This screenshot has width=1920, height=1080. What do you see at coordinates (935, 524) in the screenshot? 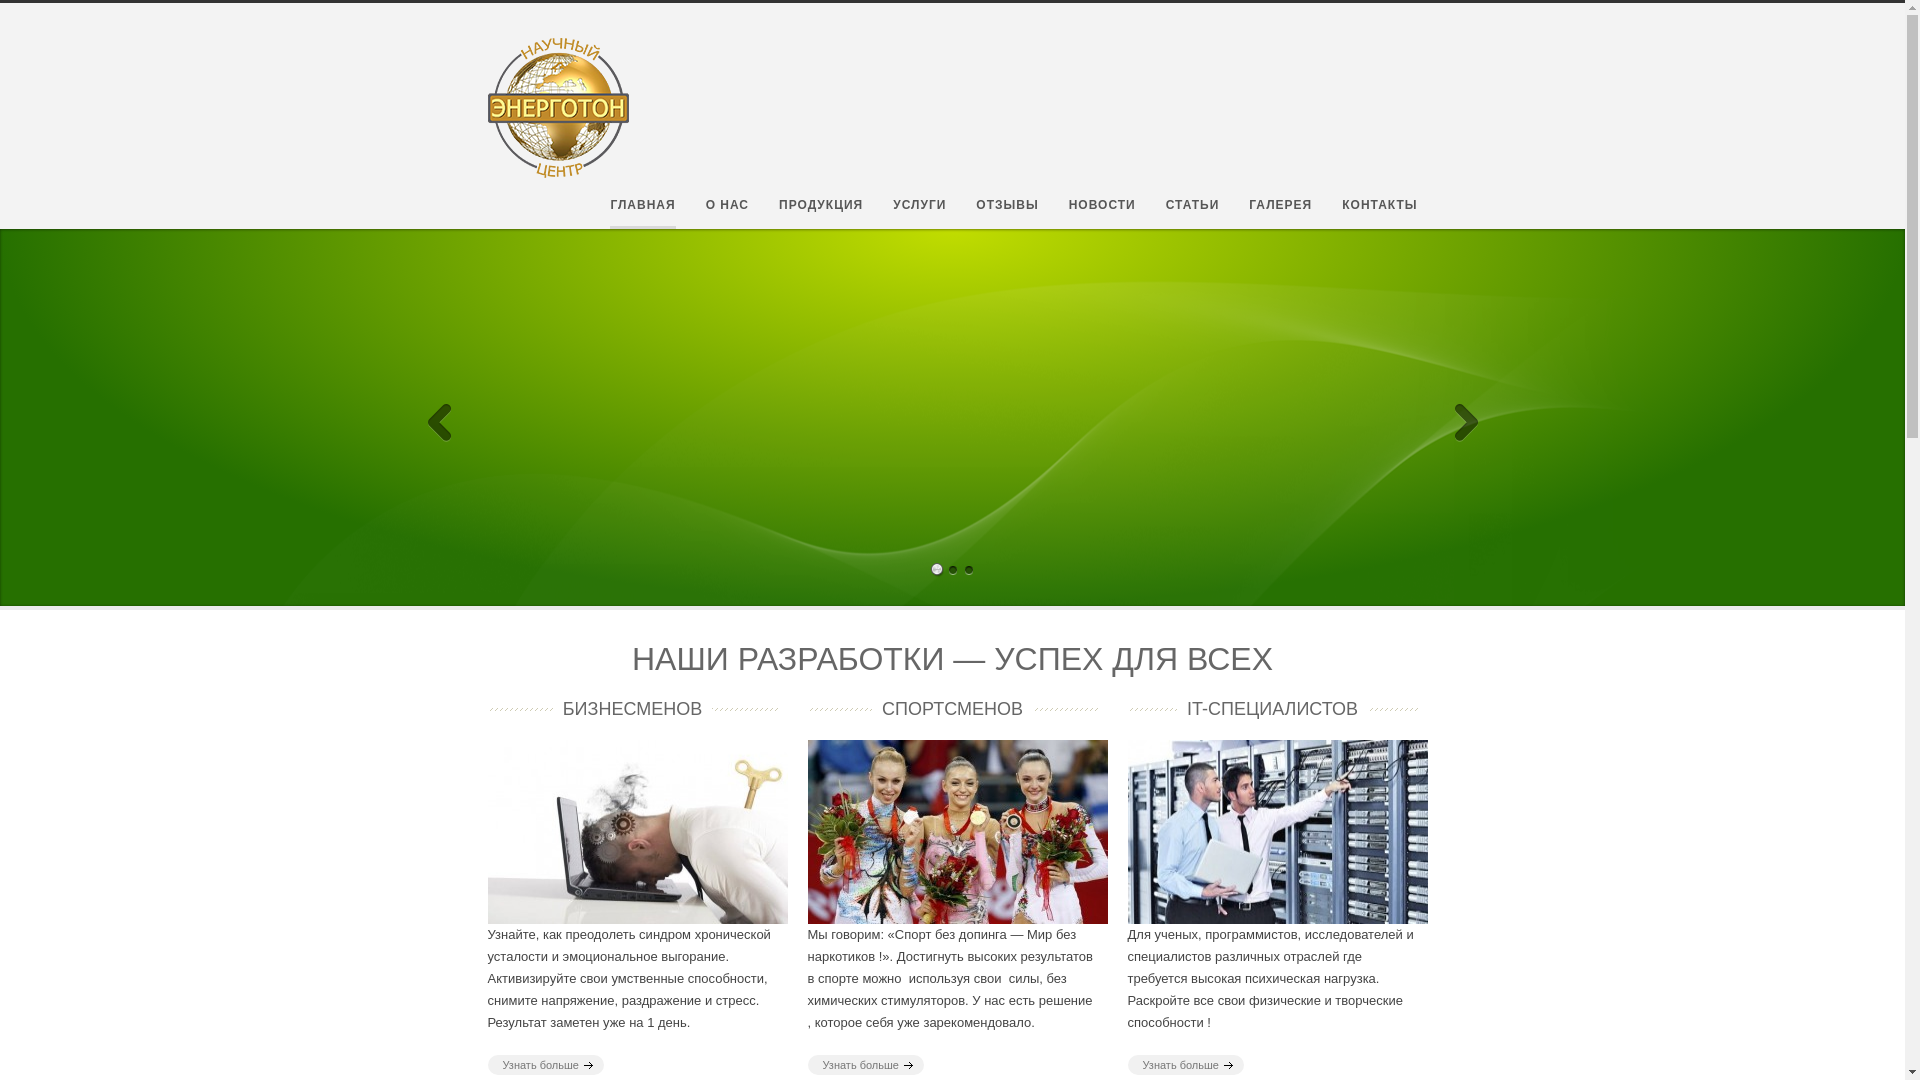
I see `'1'` at bounding box center [935, 524].